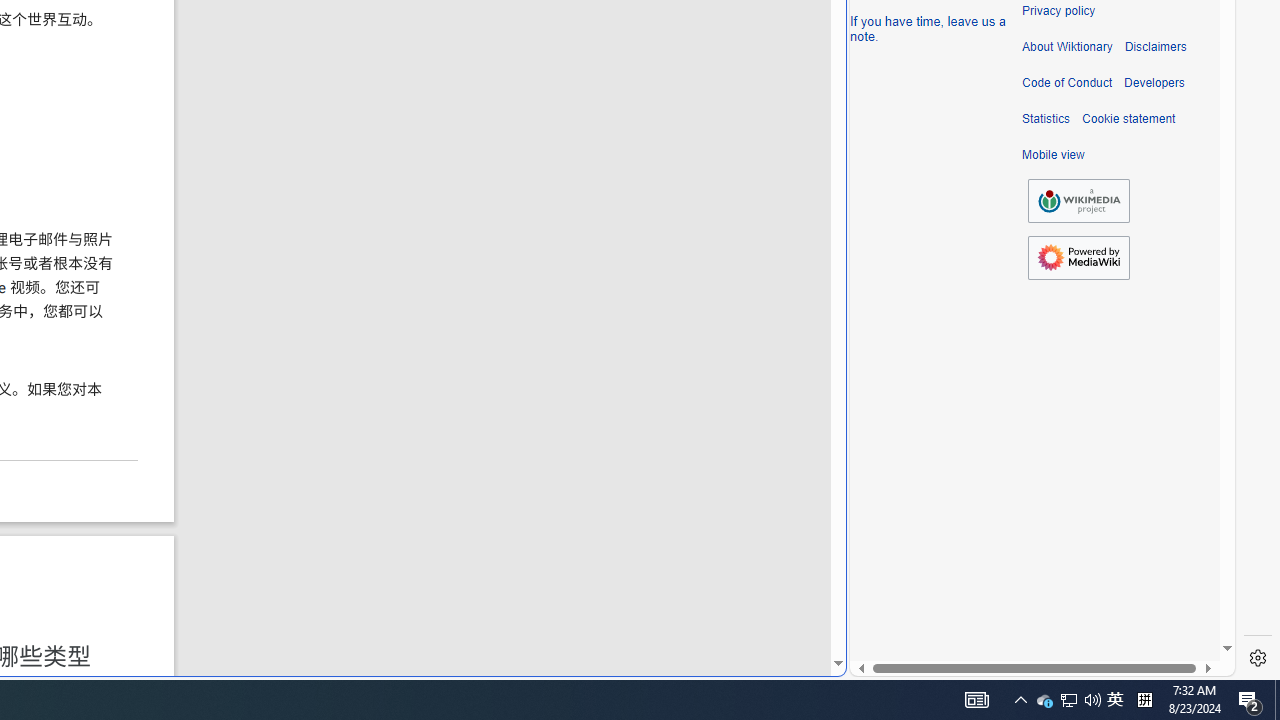 The width and height of the screenshot is (1280, 720). Describe the element at coordinates (1078, 201) in the screenshot. I see `'AutomationID: footer-copyrightico'` at that location.